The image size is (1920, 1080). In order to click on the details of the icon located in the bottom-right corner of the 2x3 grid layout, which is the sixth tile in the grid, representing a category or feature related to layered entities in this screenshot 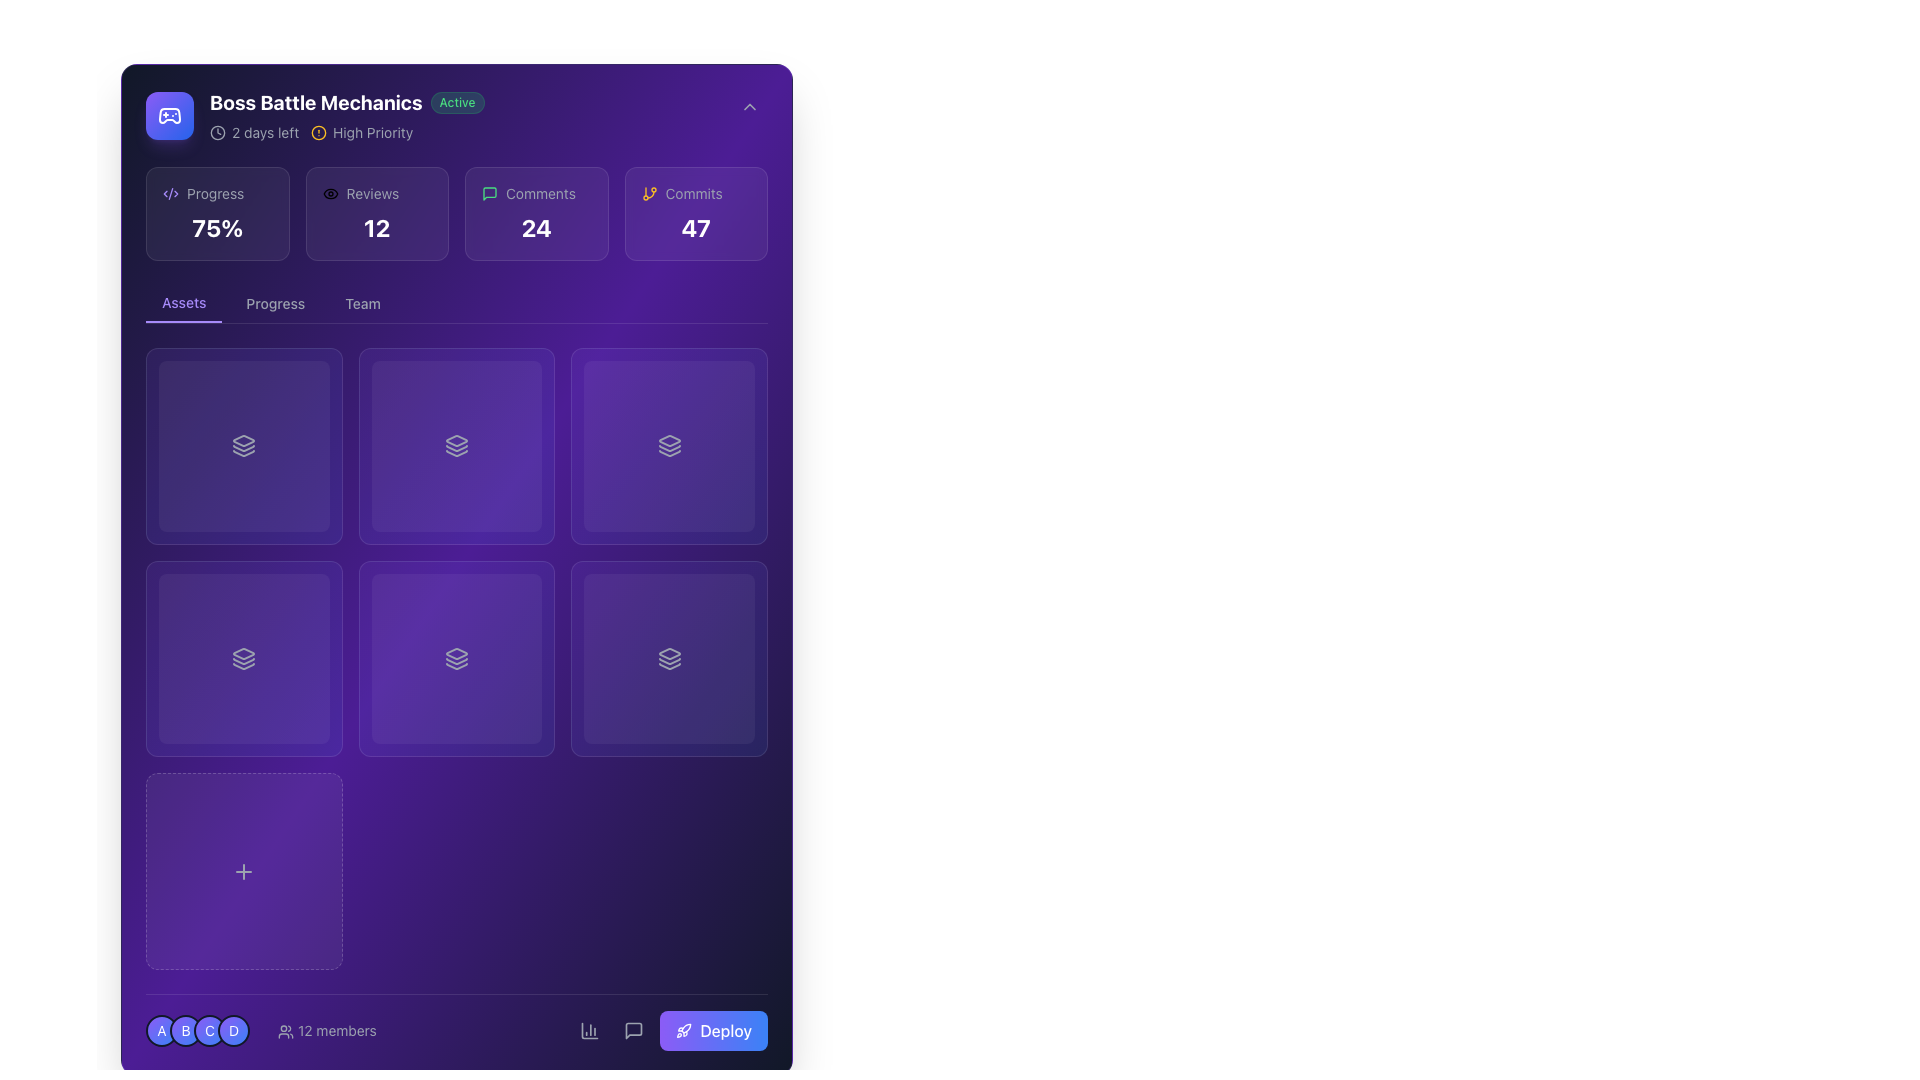, I will do `click(669, 659)`.